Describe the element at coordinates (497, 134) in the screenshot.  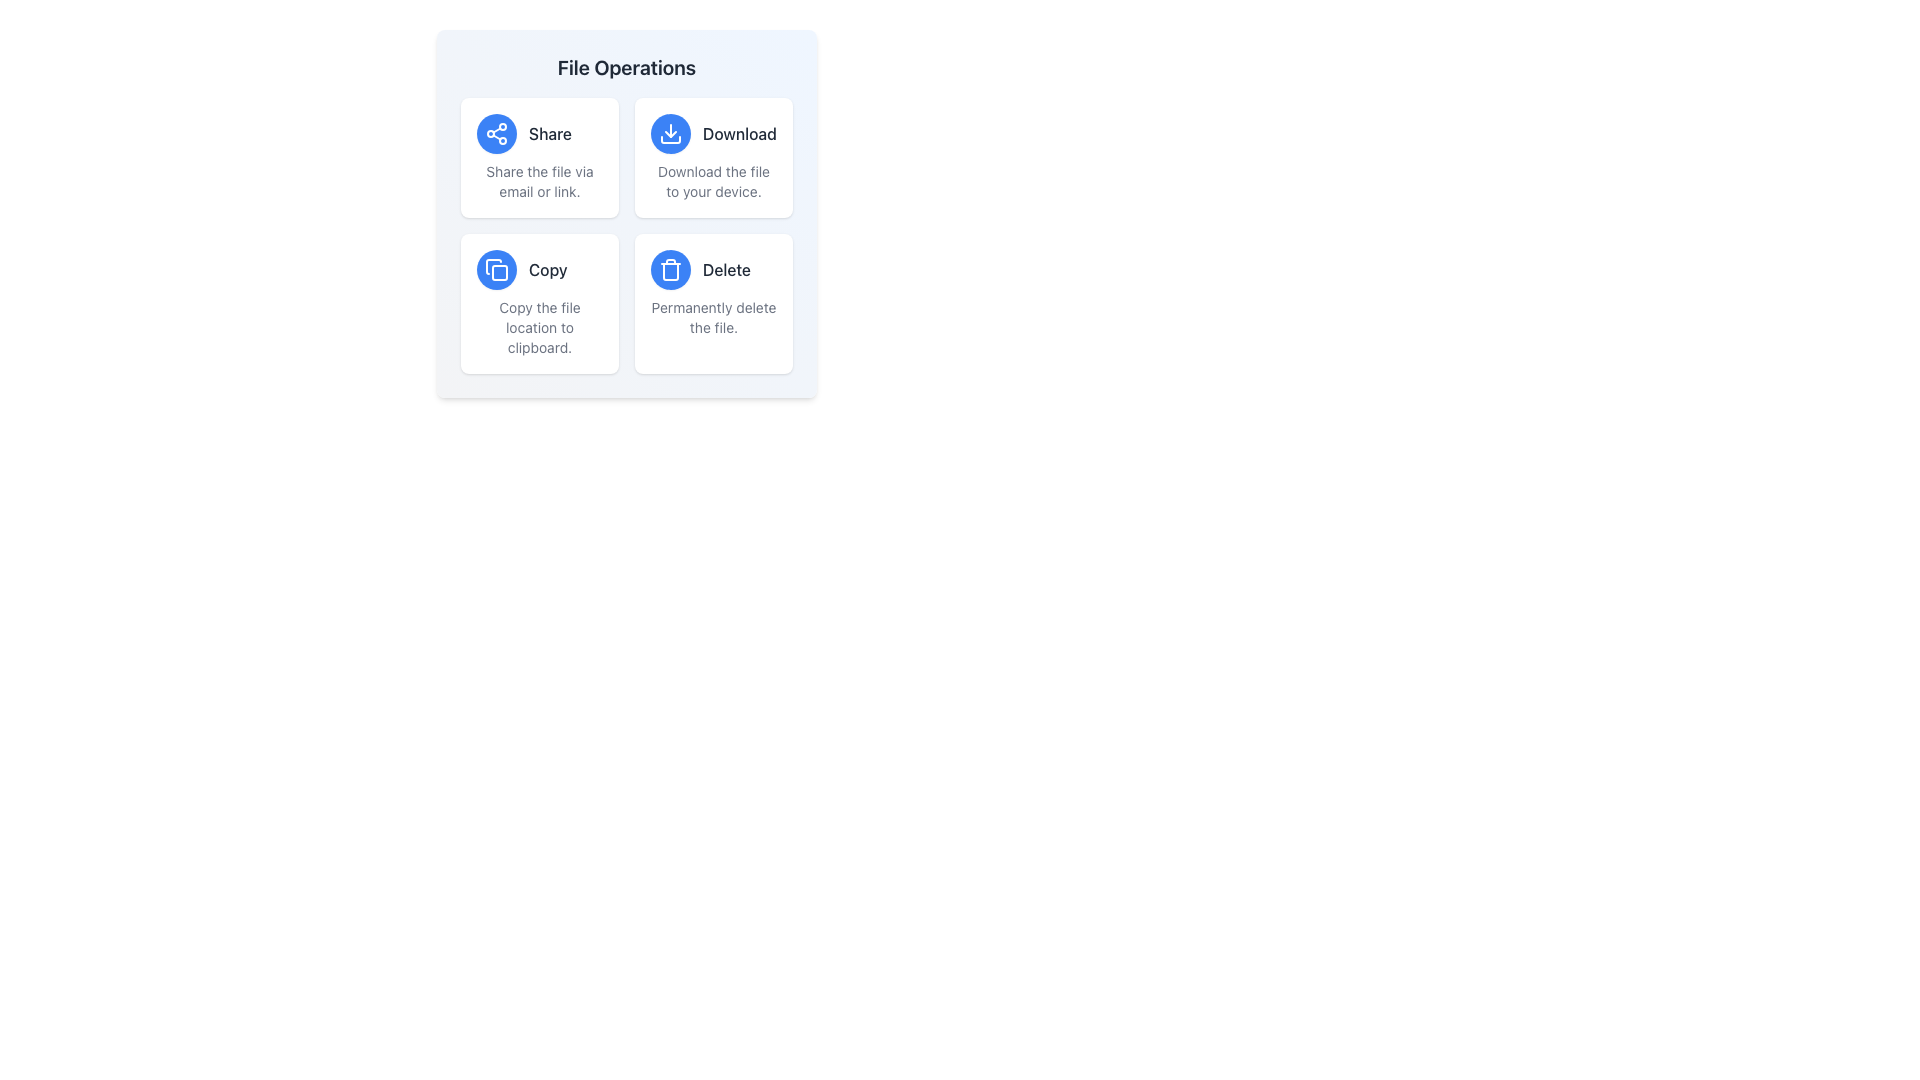
I see `the 'Share' icon button located at the top-left corner of the 2x2 grid under the 'File Operations' header` at that location.